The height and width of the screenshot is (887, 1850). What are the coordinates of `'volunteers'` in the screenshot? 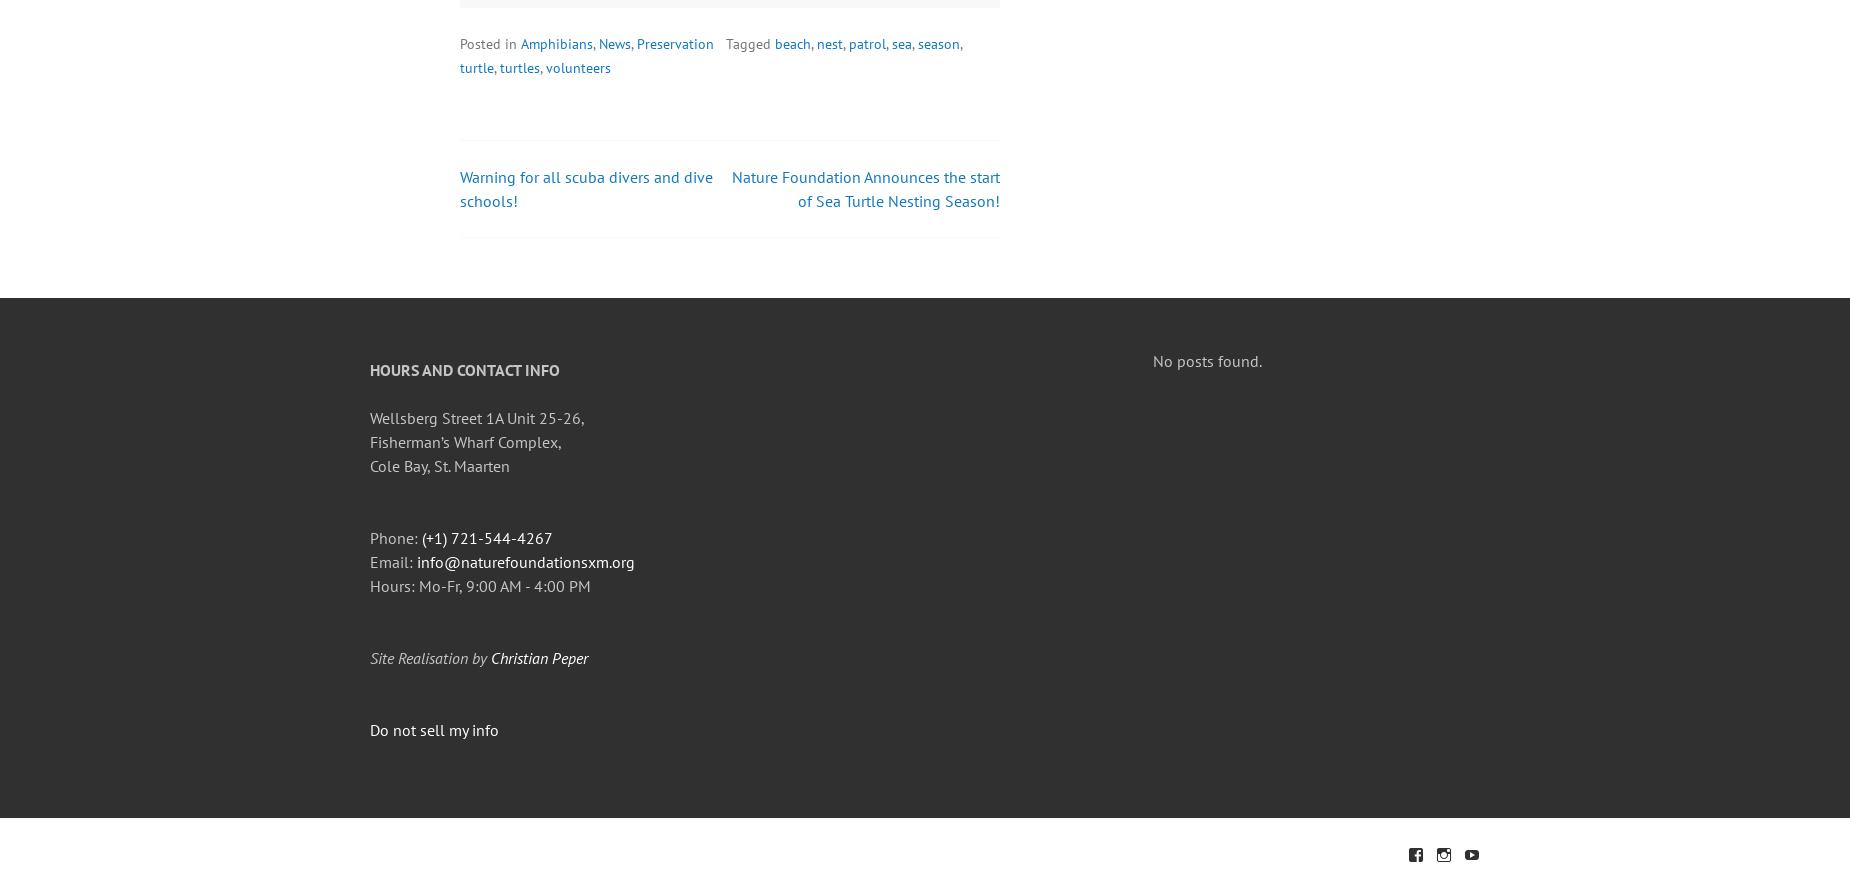 It's located at (545, 67).